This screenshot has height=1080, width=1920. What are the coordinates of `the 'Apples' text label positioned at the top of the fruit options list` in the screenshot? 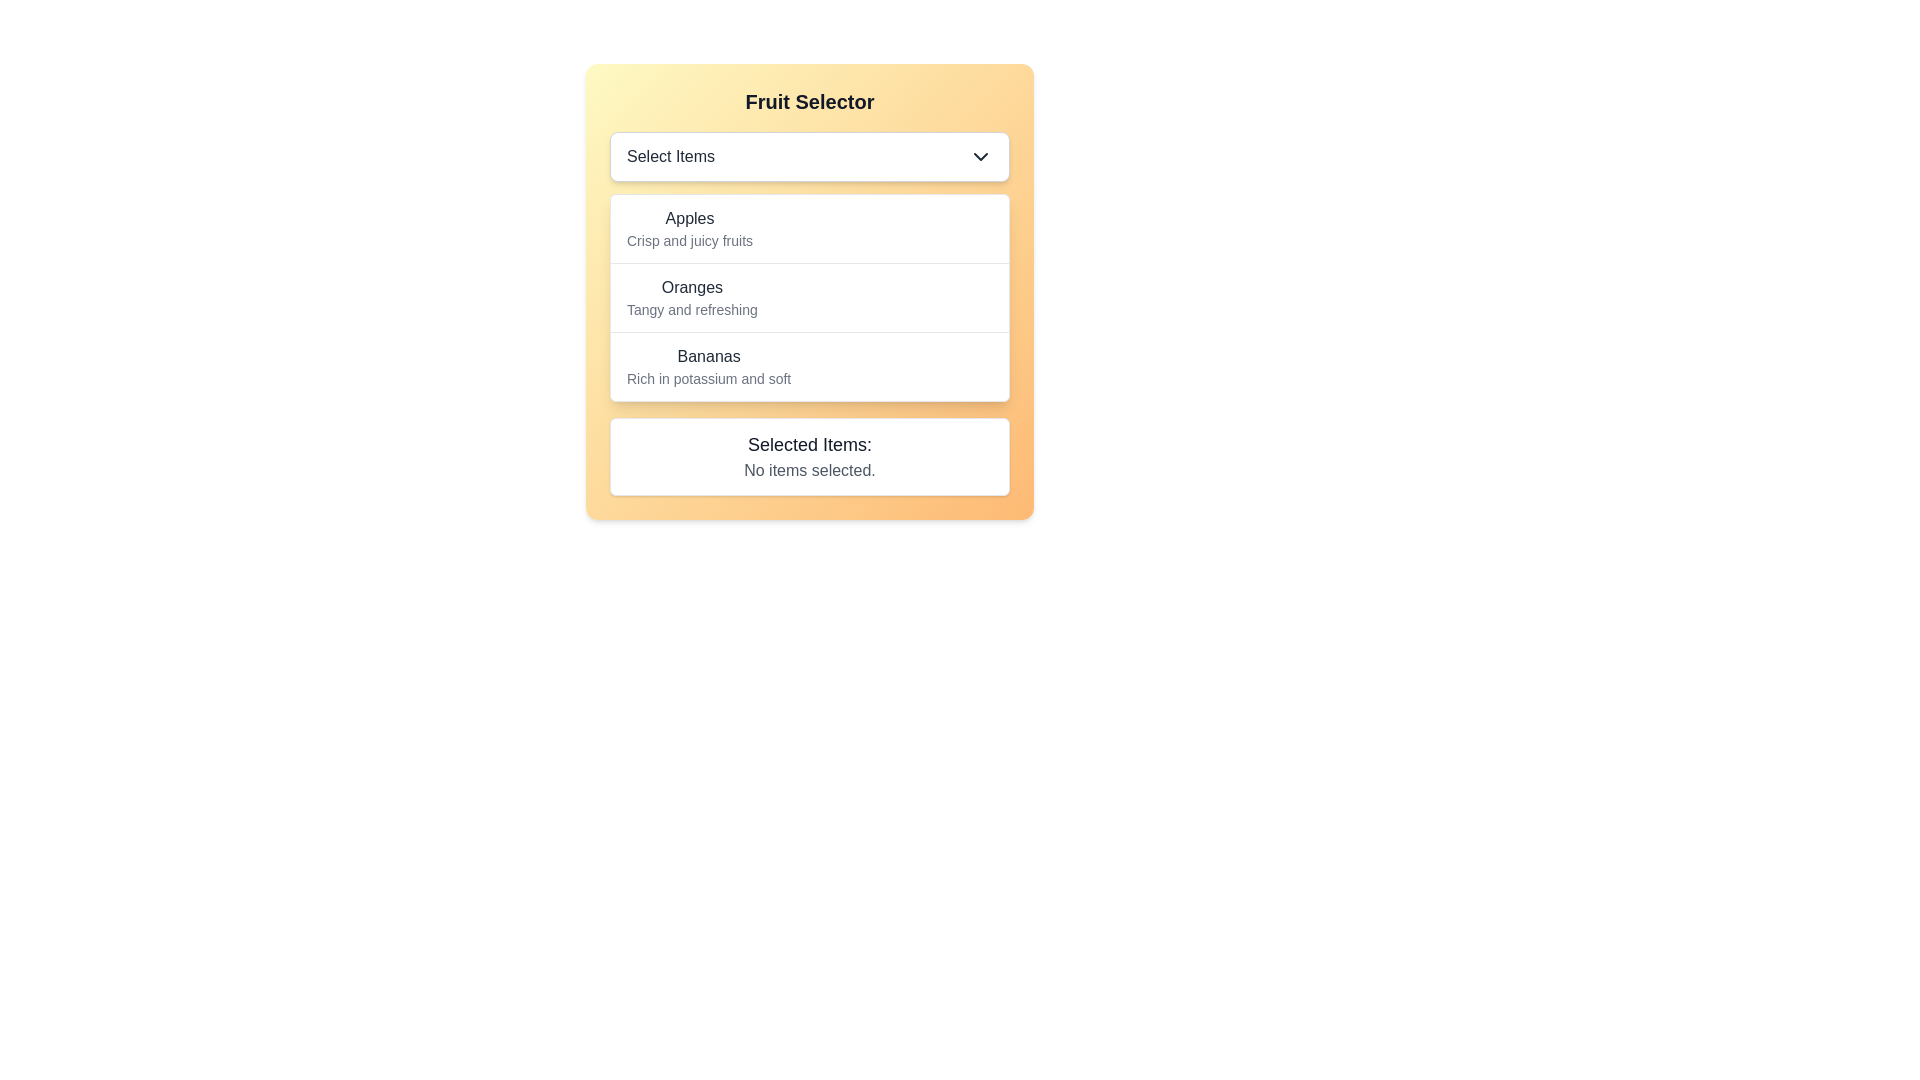 It's located at (690, 219).